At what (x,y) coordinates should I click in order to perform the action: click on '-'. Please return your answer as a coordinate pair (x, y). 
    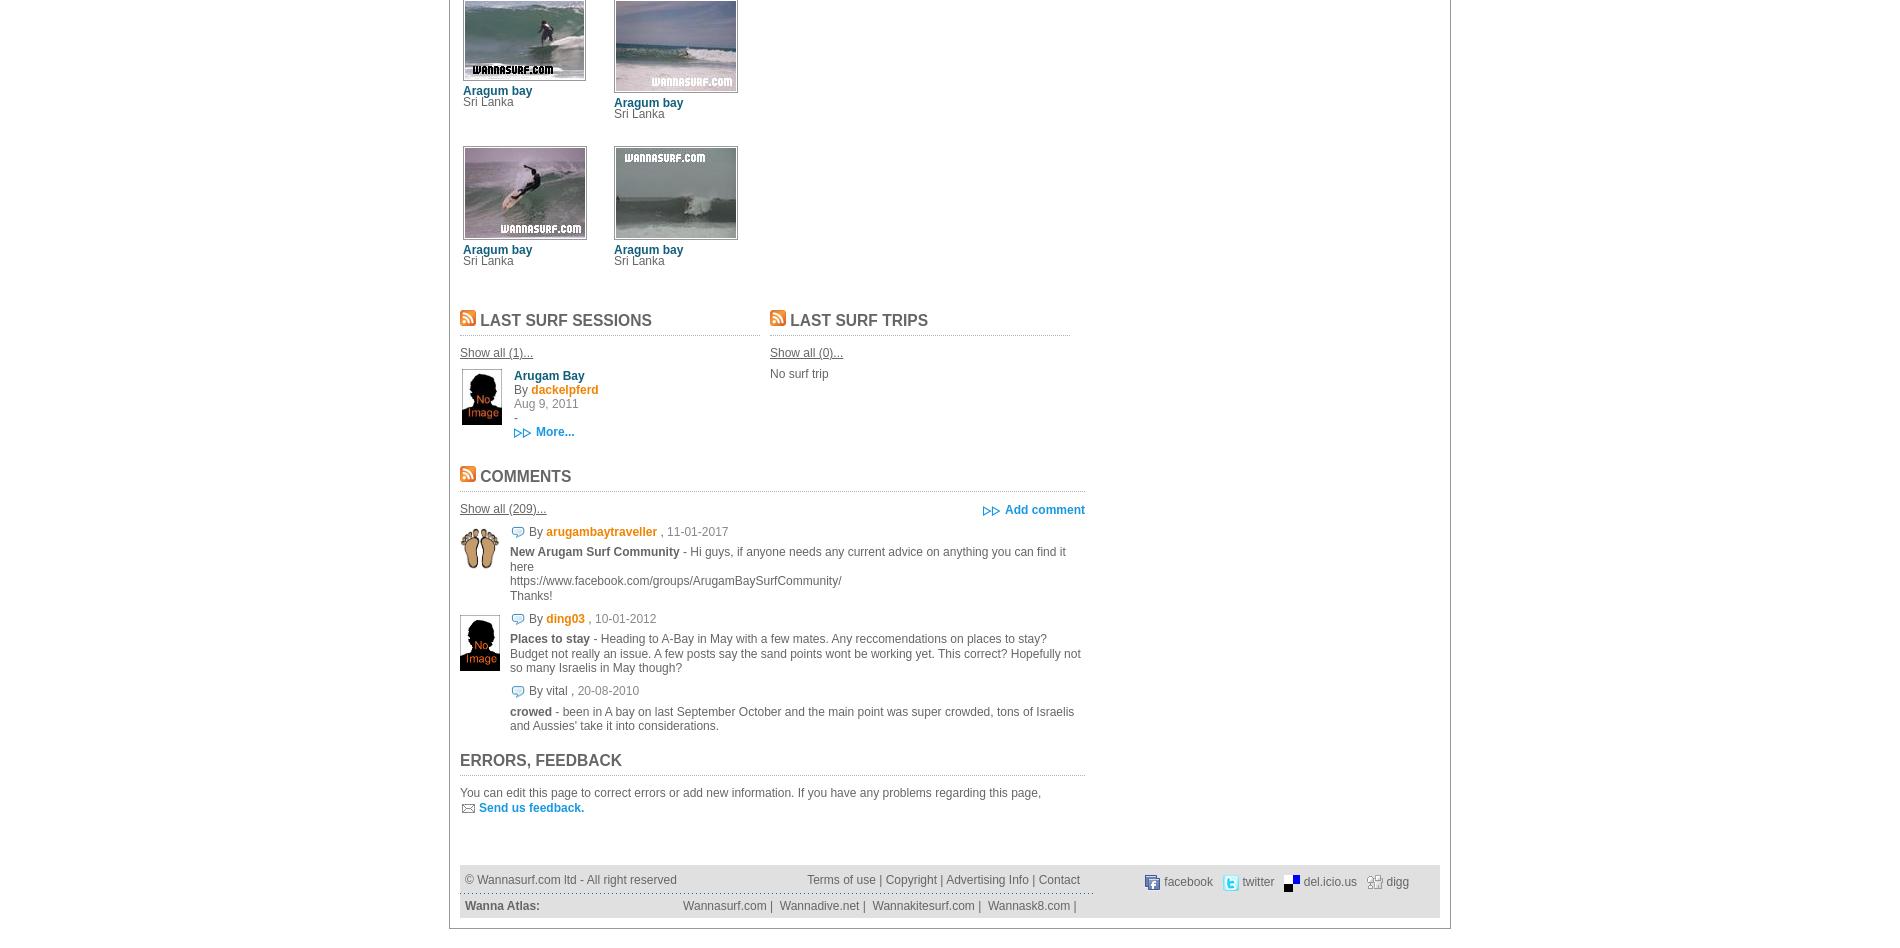
    Looking at the image, I should click on (513, 416).